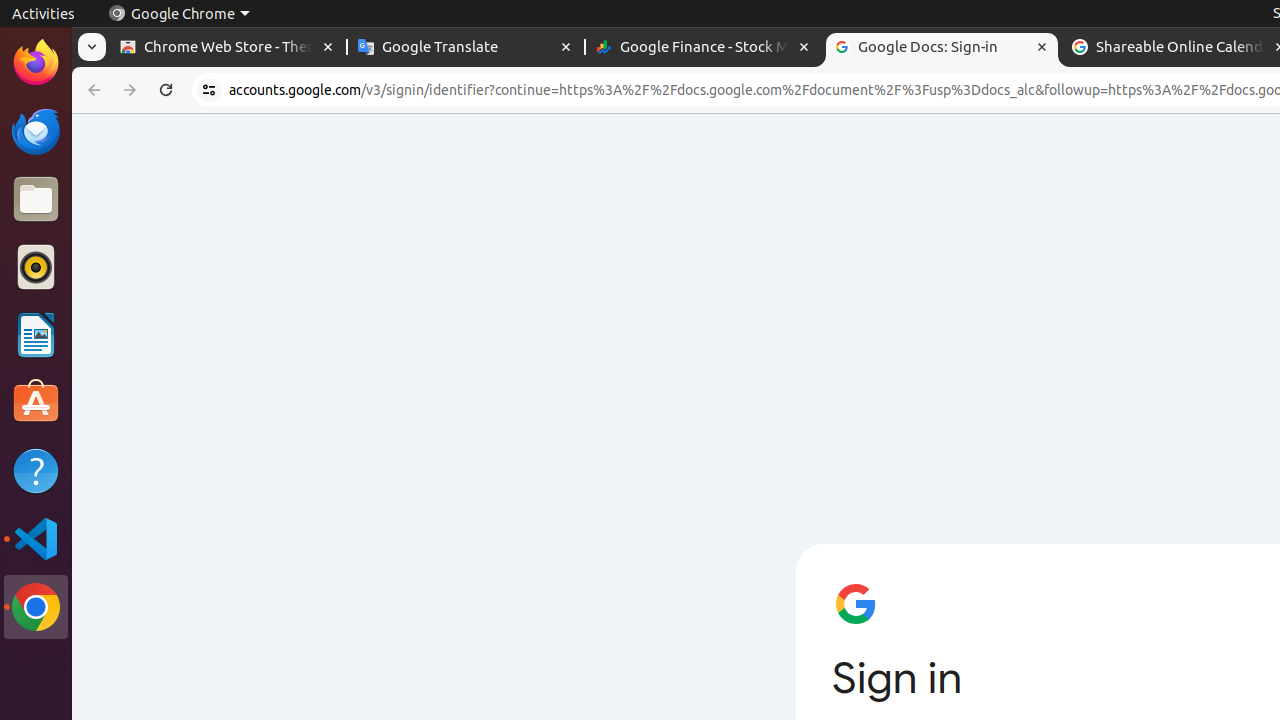  What do you see at coordinates (704, 46) in the screenshot?
I see `'Google Finance - Stock Market Prices, Real-time Quotes & Business News - Memory usage - 51.5 MB'` at bounding box center [704, 46].